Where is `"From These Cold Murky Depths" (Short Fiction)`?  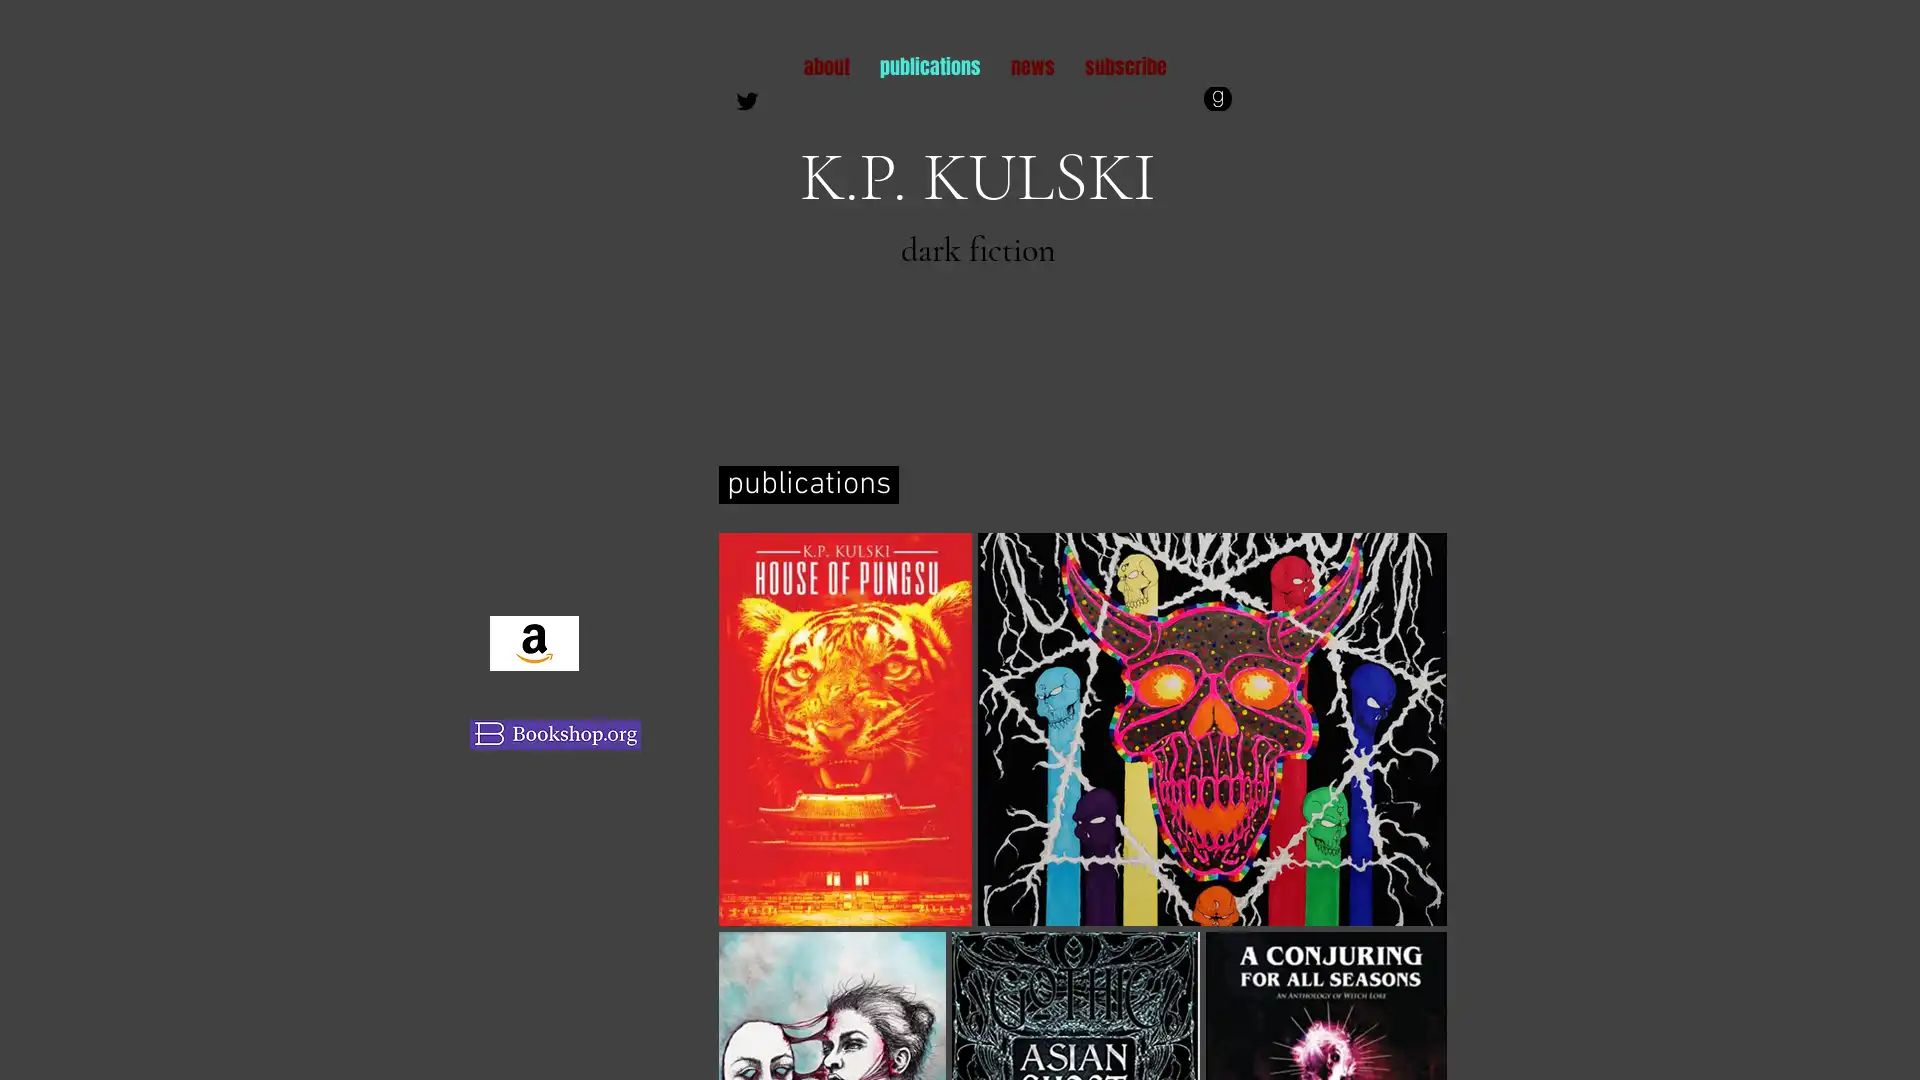
"From These Cold Murky Depths" (Short Fiction) is located at coordinates (1211, 729).